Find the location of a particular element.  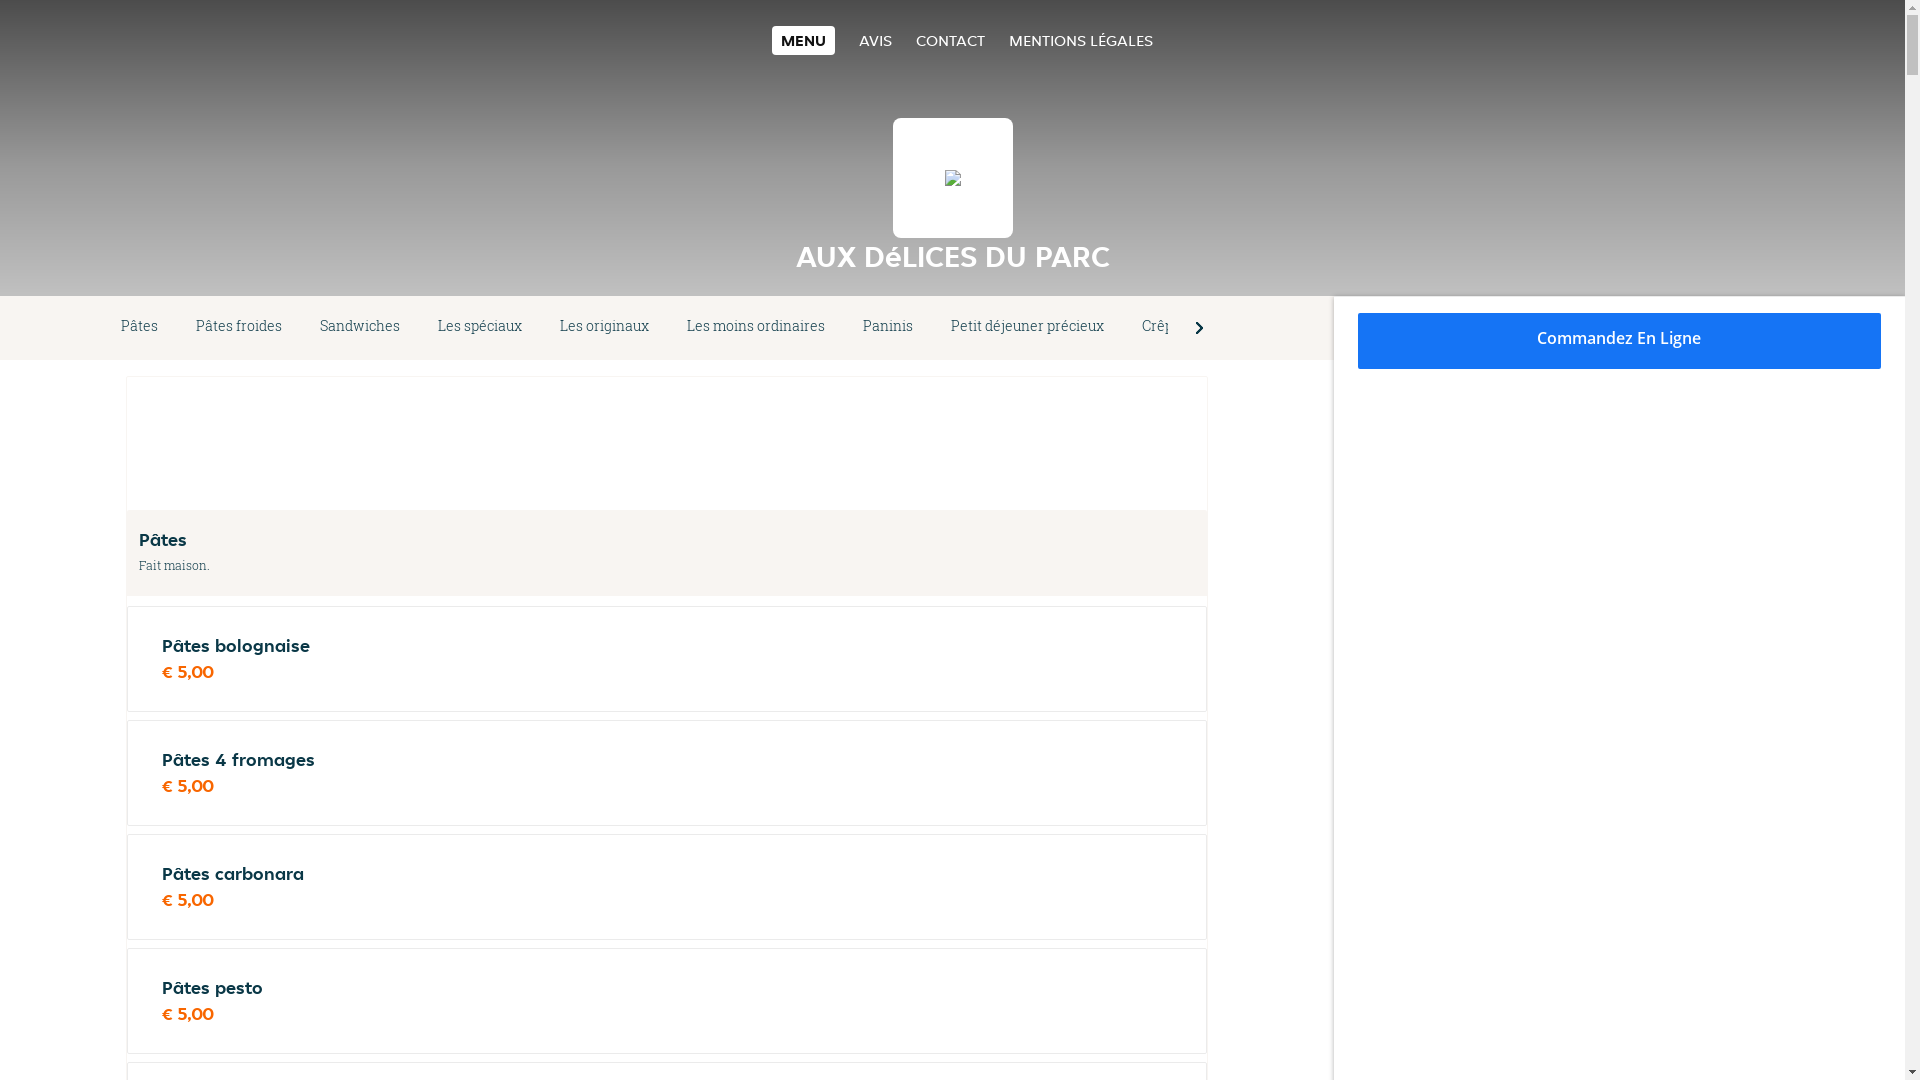

'Les originaux' is located at coordinates (541, 326).